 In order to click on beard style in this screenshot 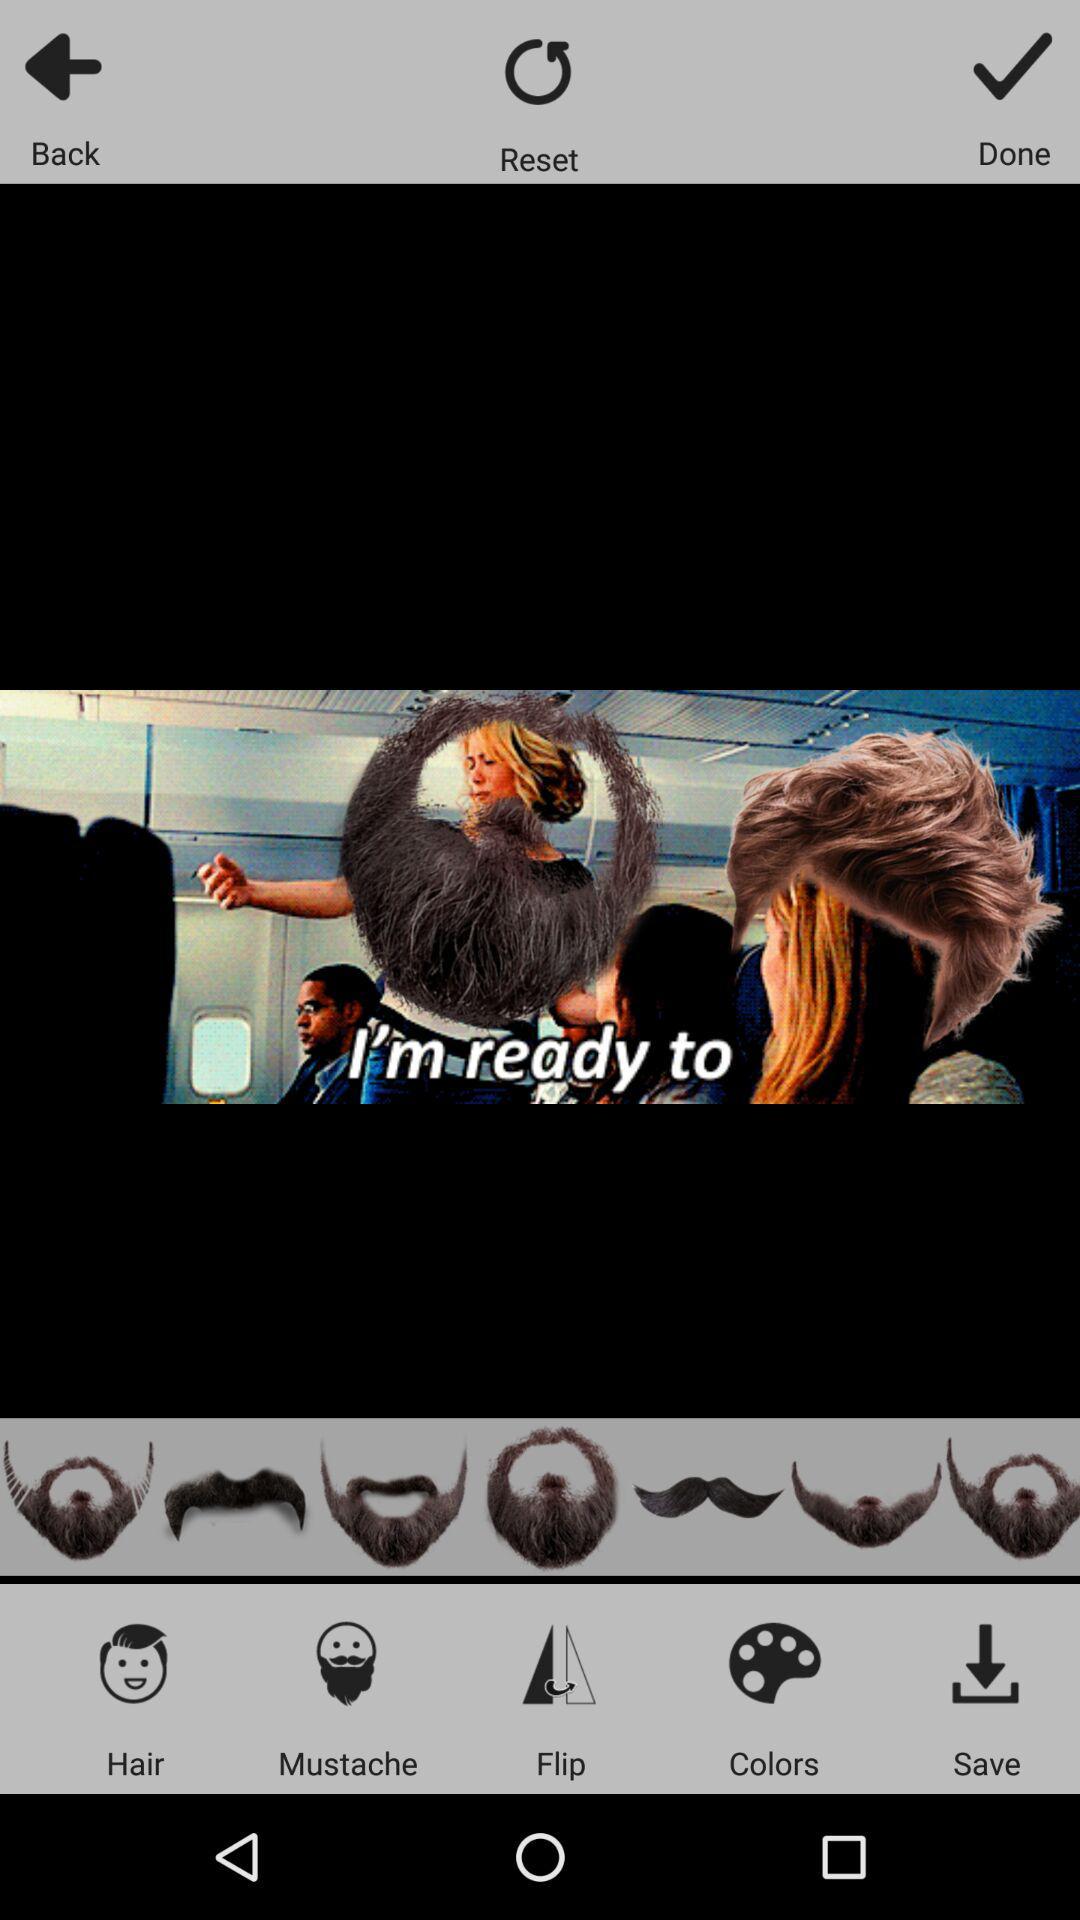, I will do `click(551, 1497)`.